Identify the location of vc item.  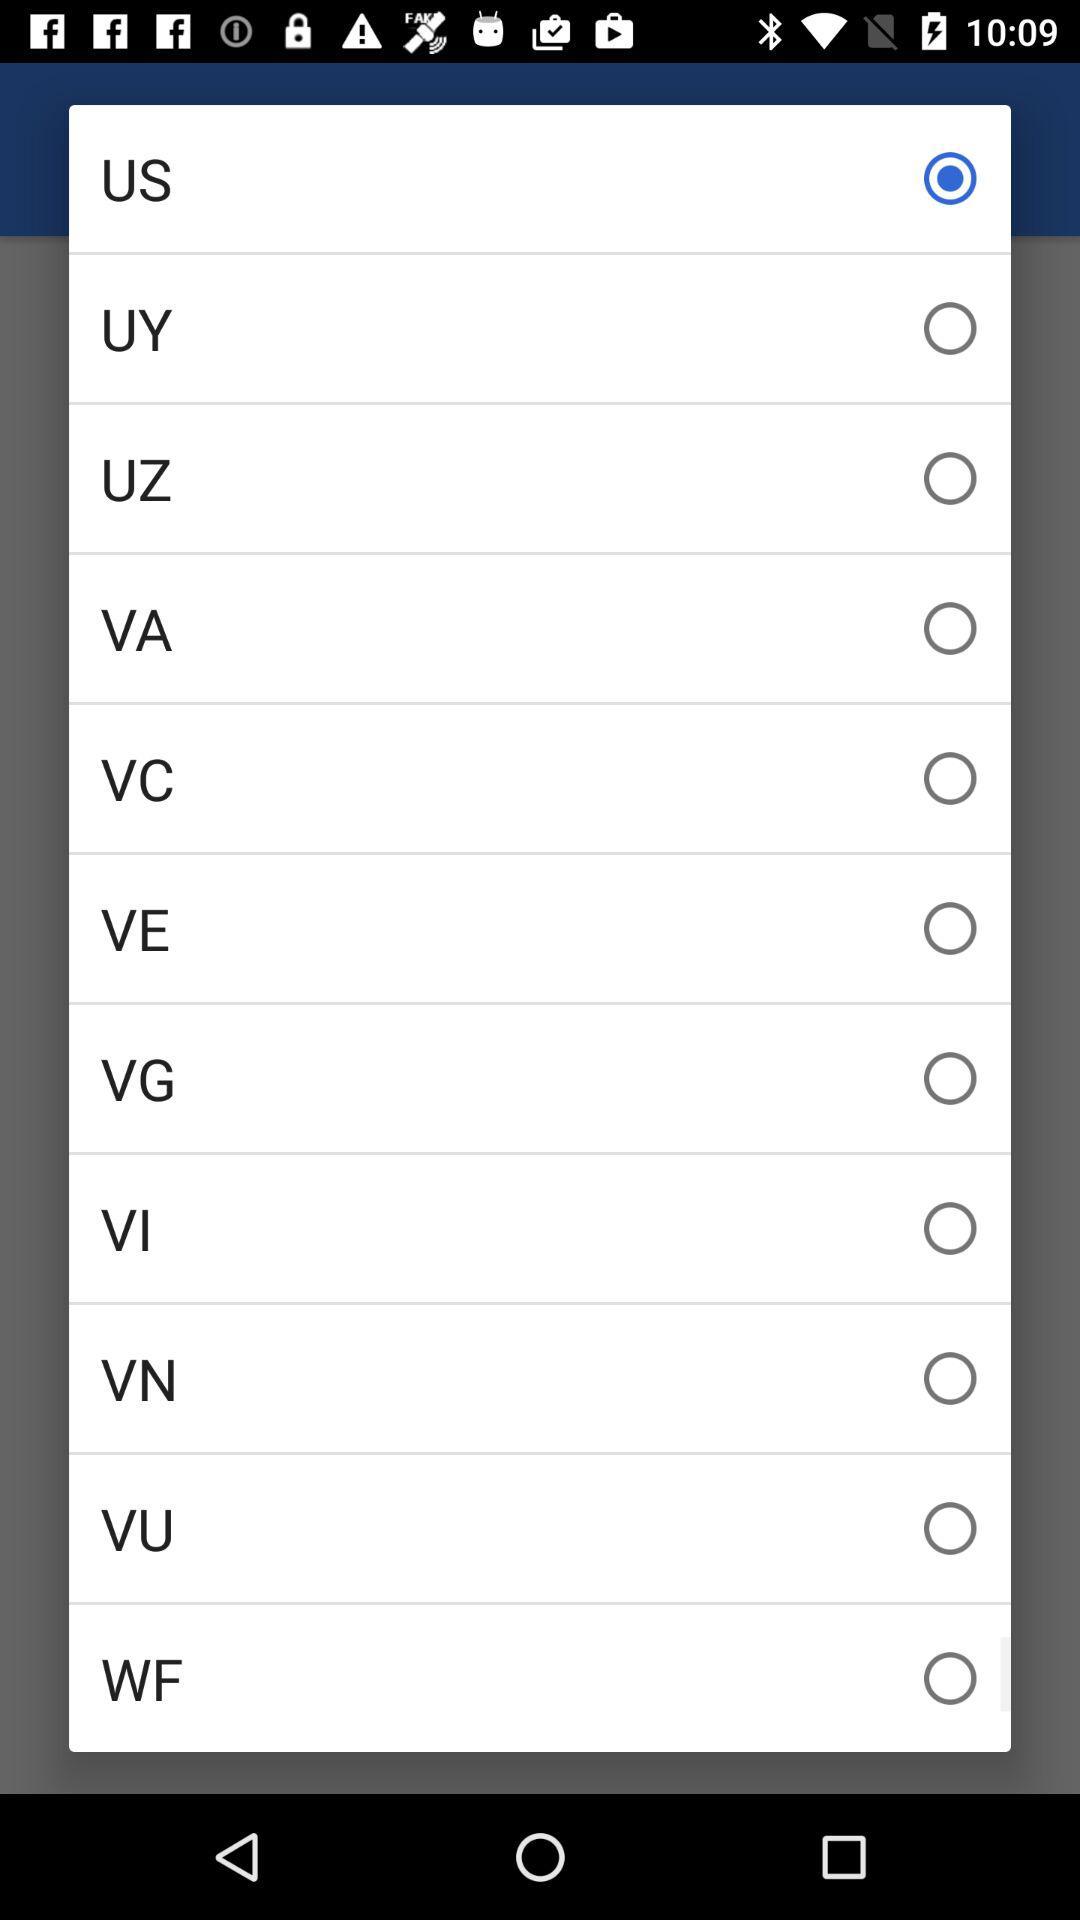
(540, 777).